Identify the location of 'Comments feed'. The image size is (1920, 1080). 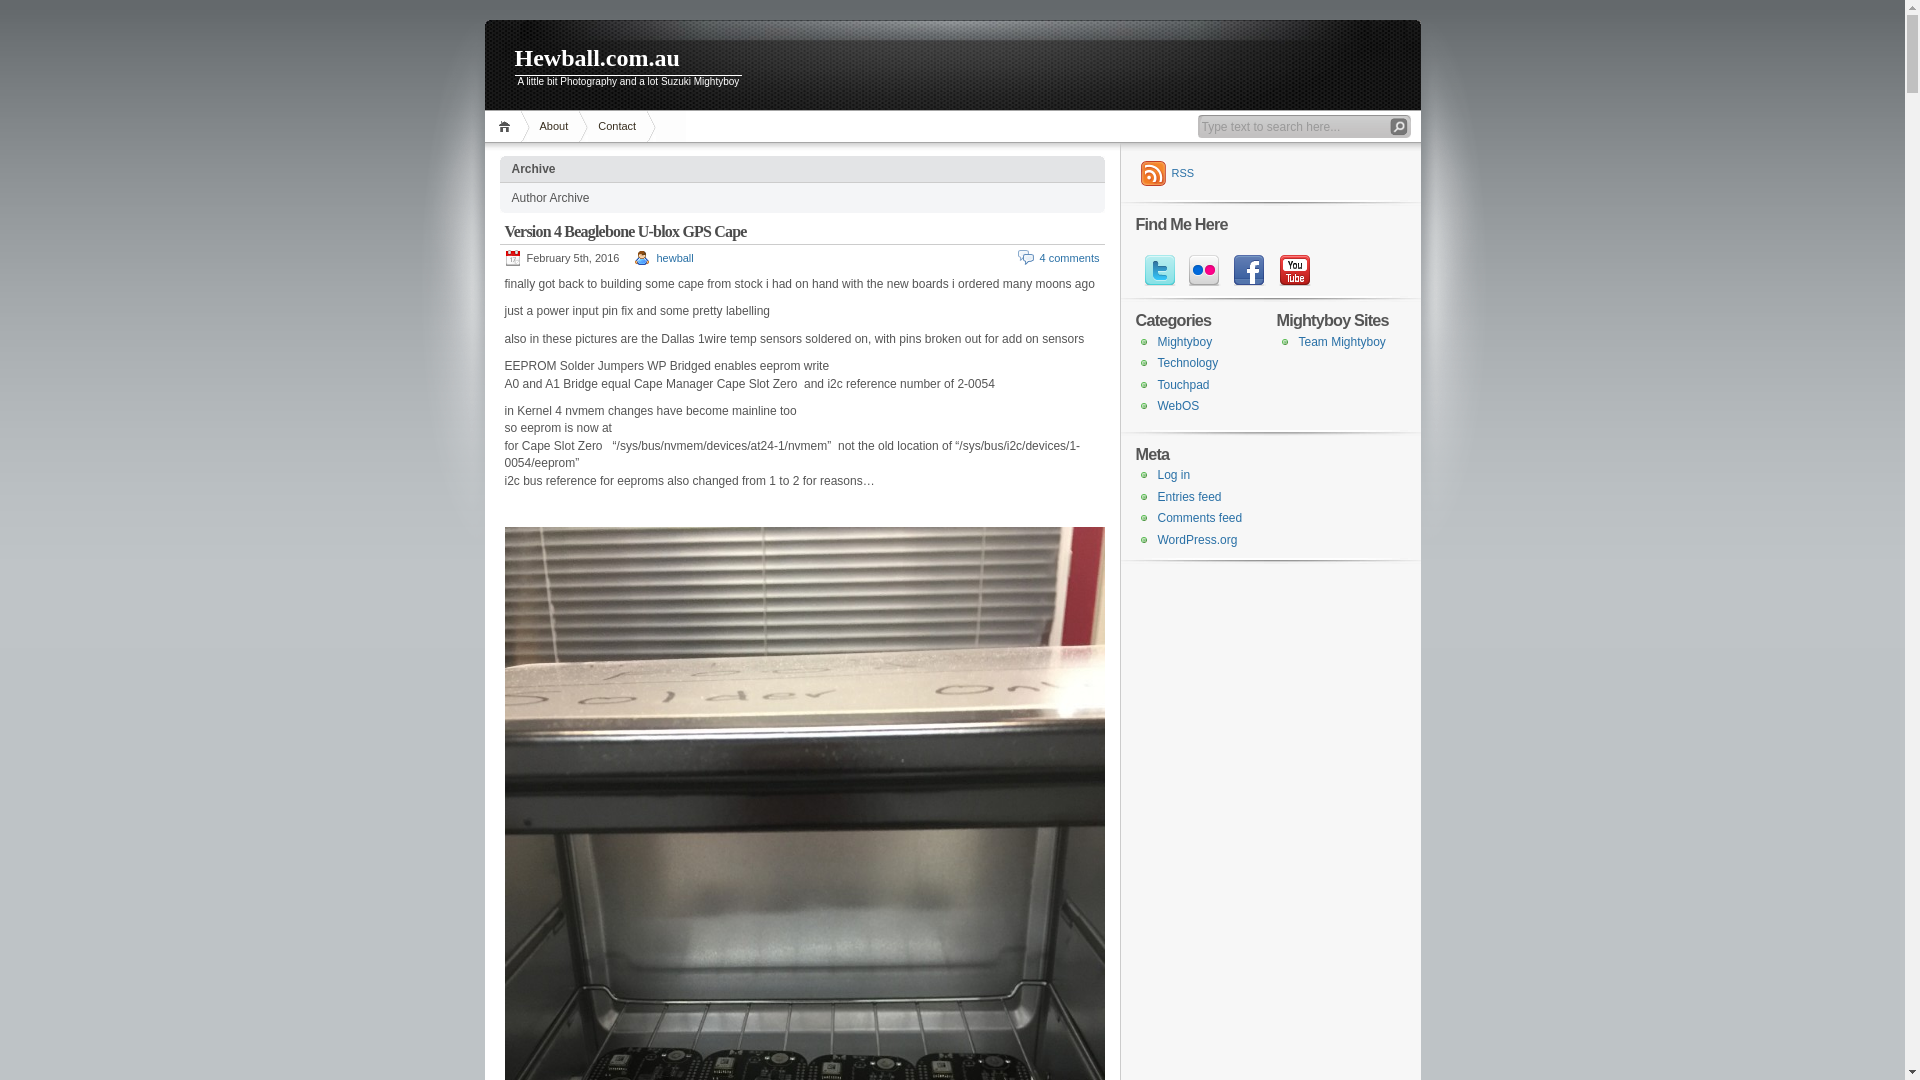
(1200, 516).